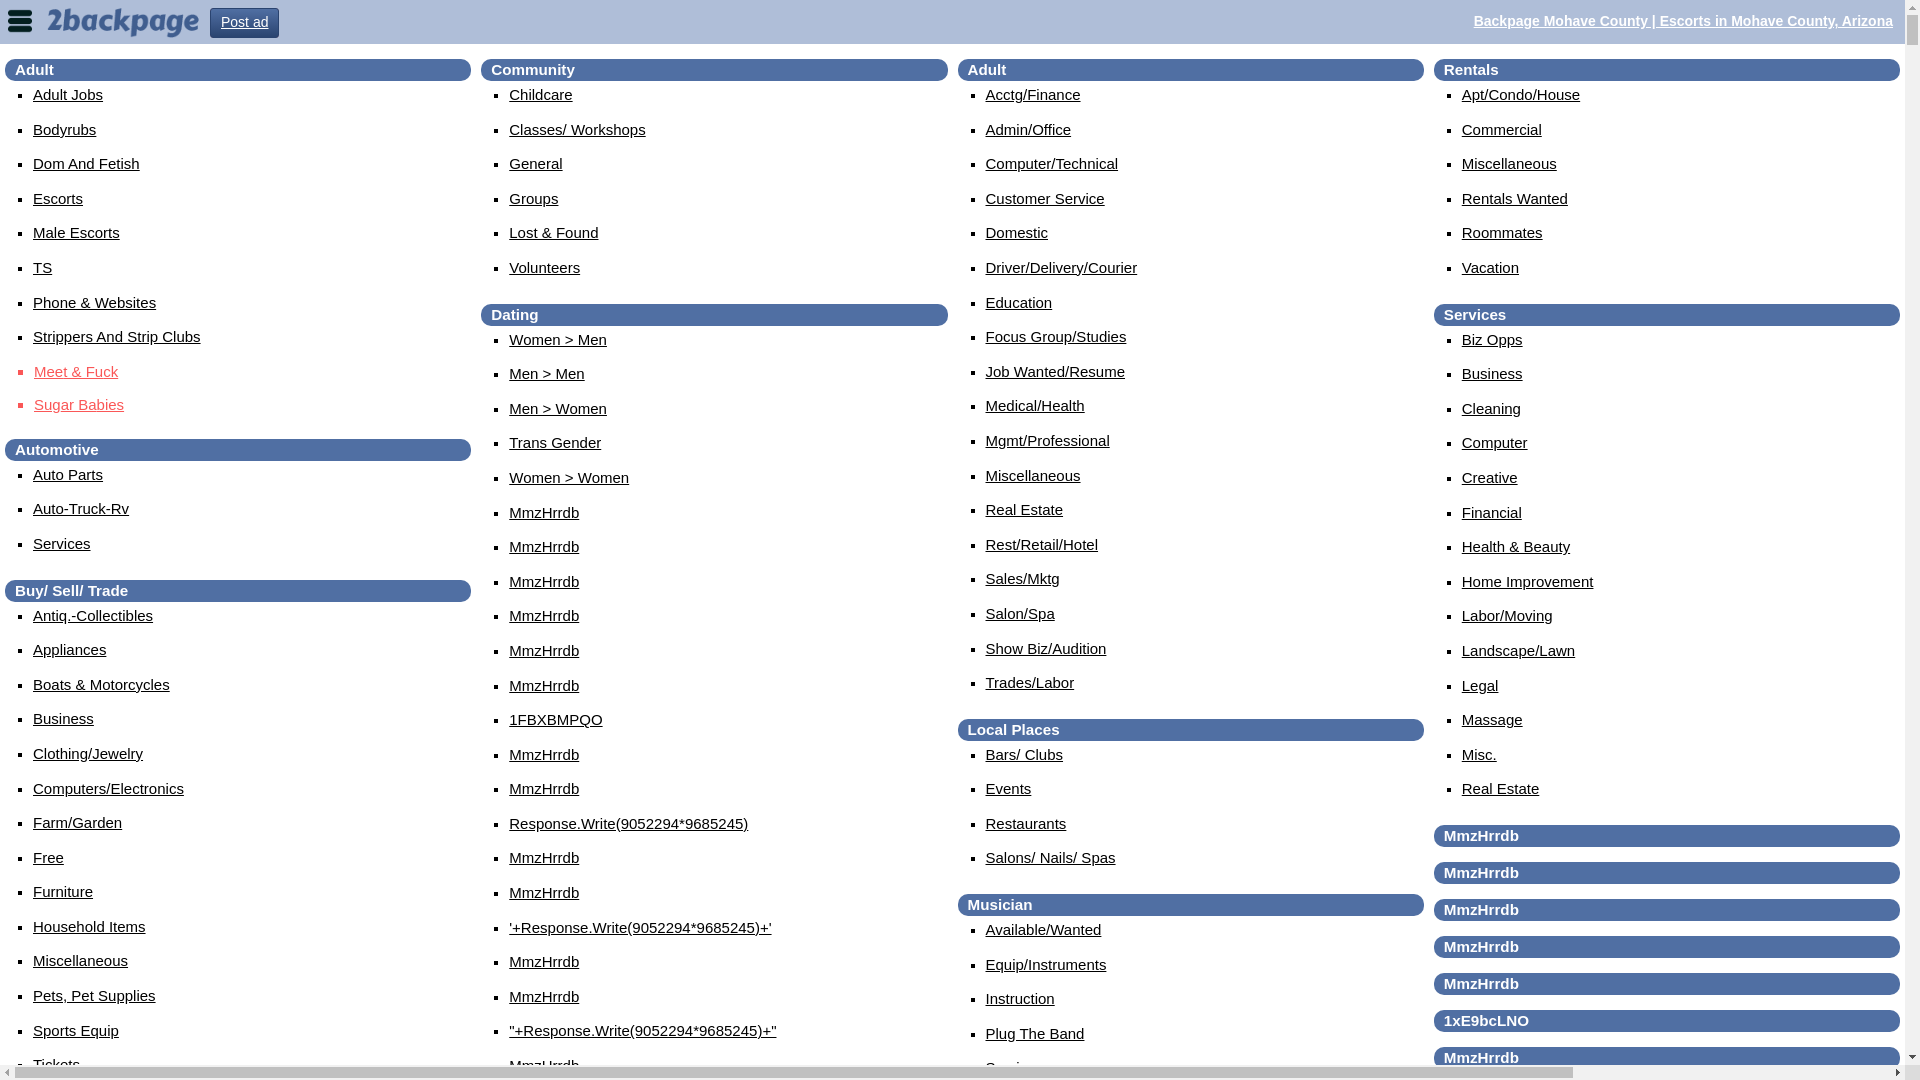 The image size is (1920, 1080). Describe the element at coordinates (1055, 335) in the screenshot. I see `'Focus Group/Studies'` at that location.